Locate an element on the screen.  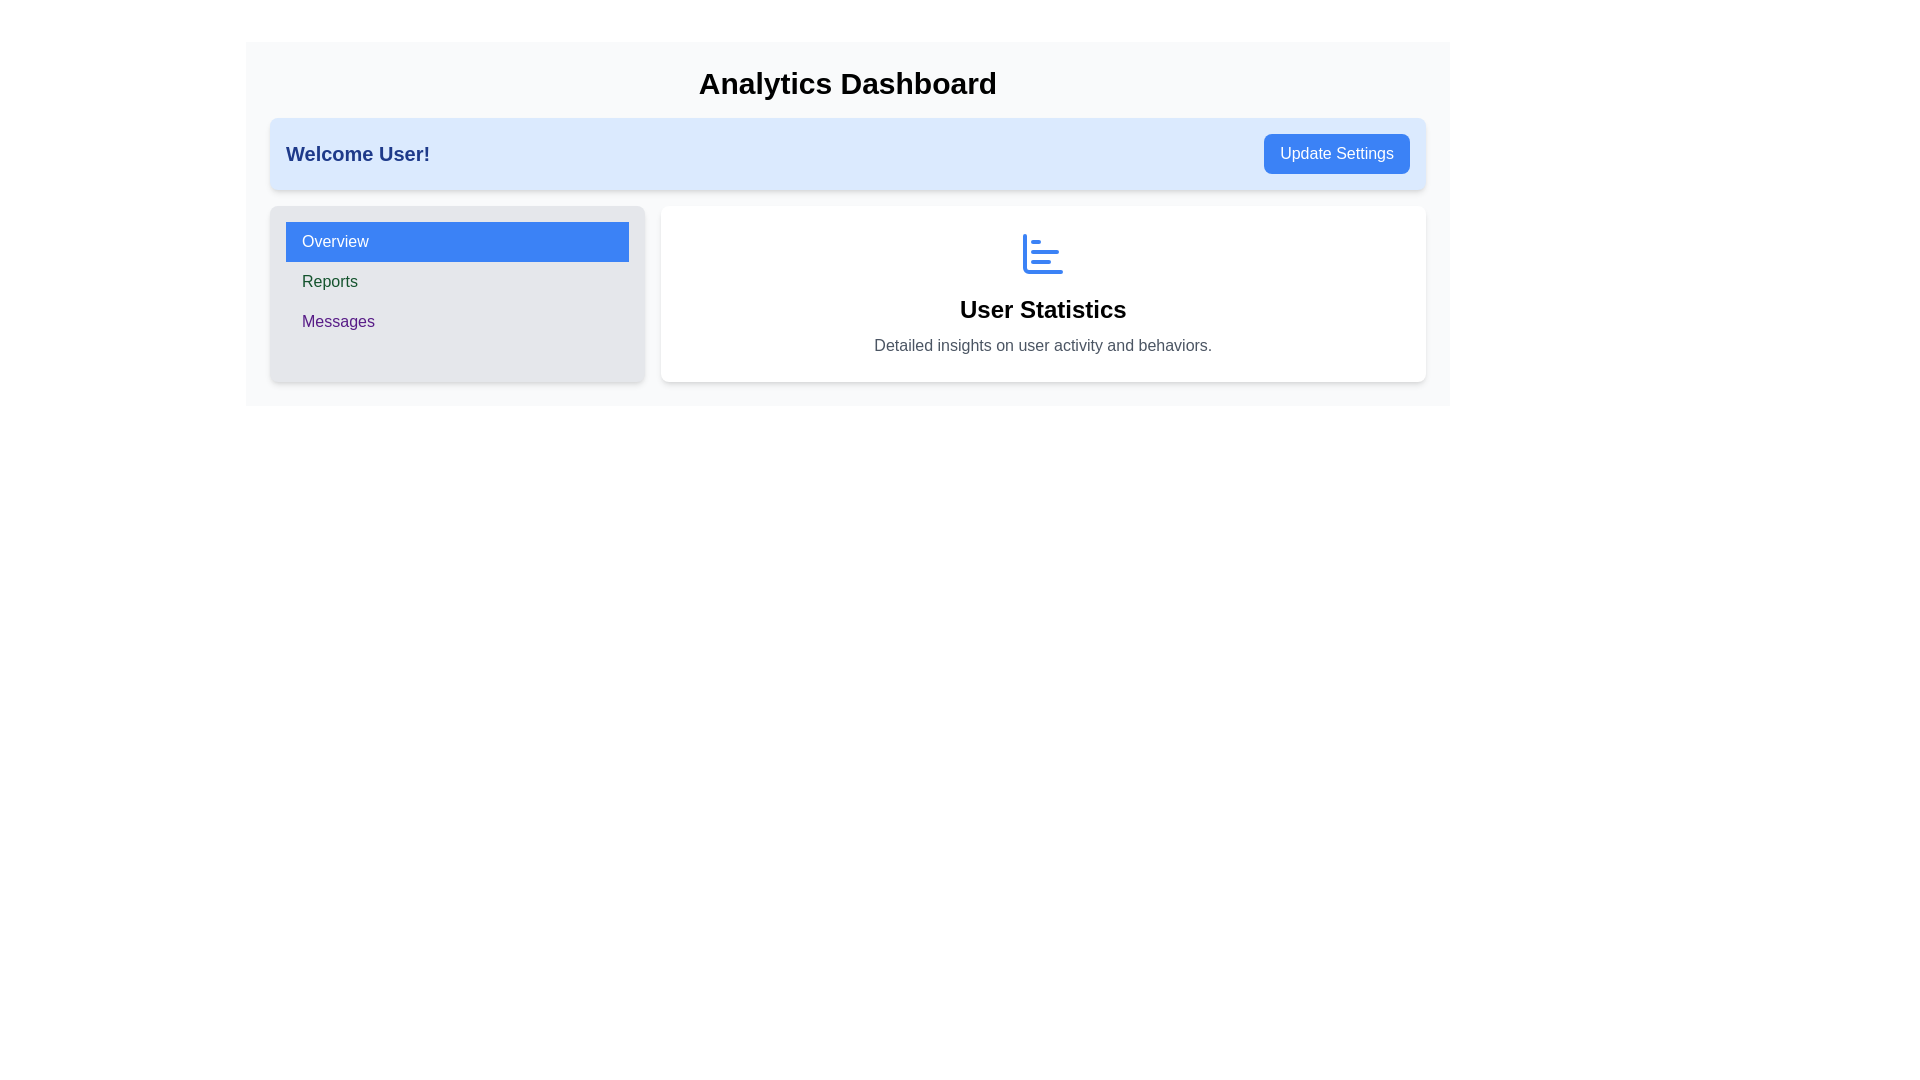
the text block displaying the title 'User Statistics', which is prominently styled in a bold and large font size, centrally aligned in the dashboard layout is located at coordinates (1042, 309).